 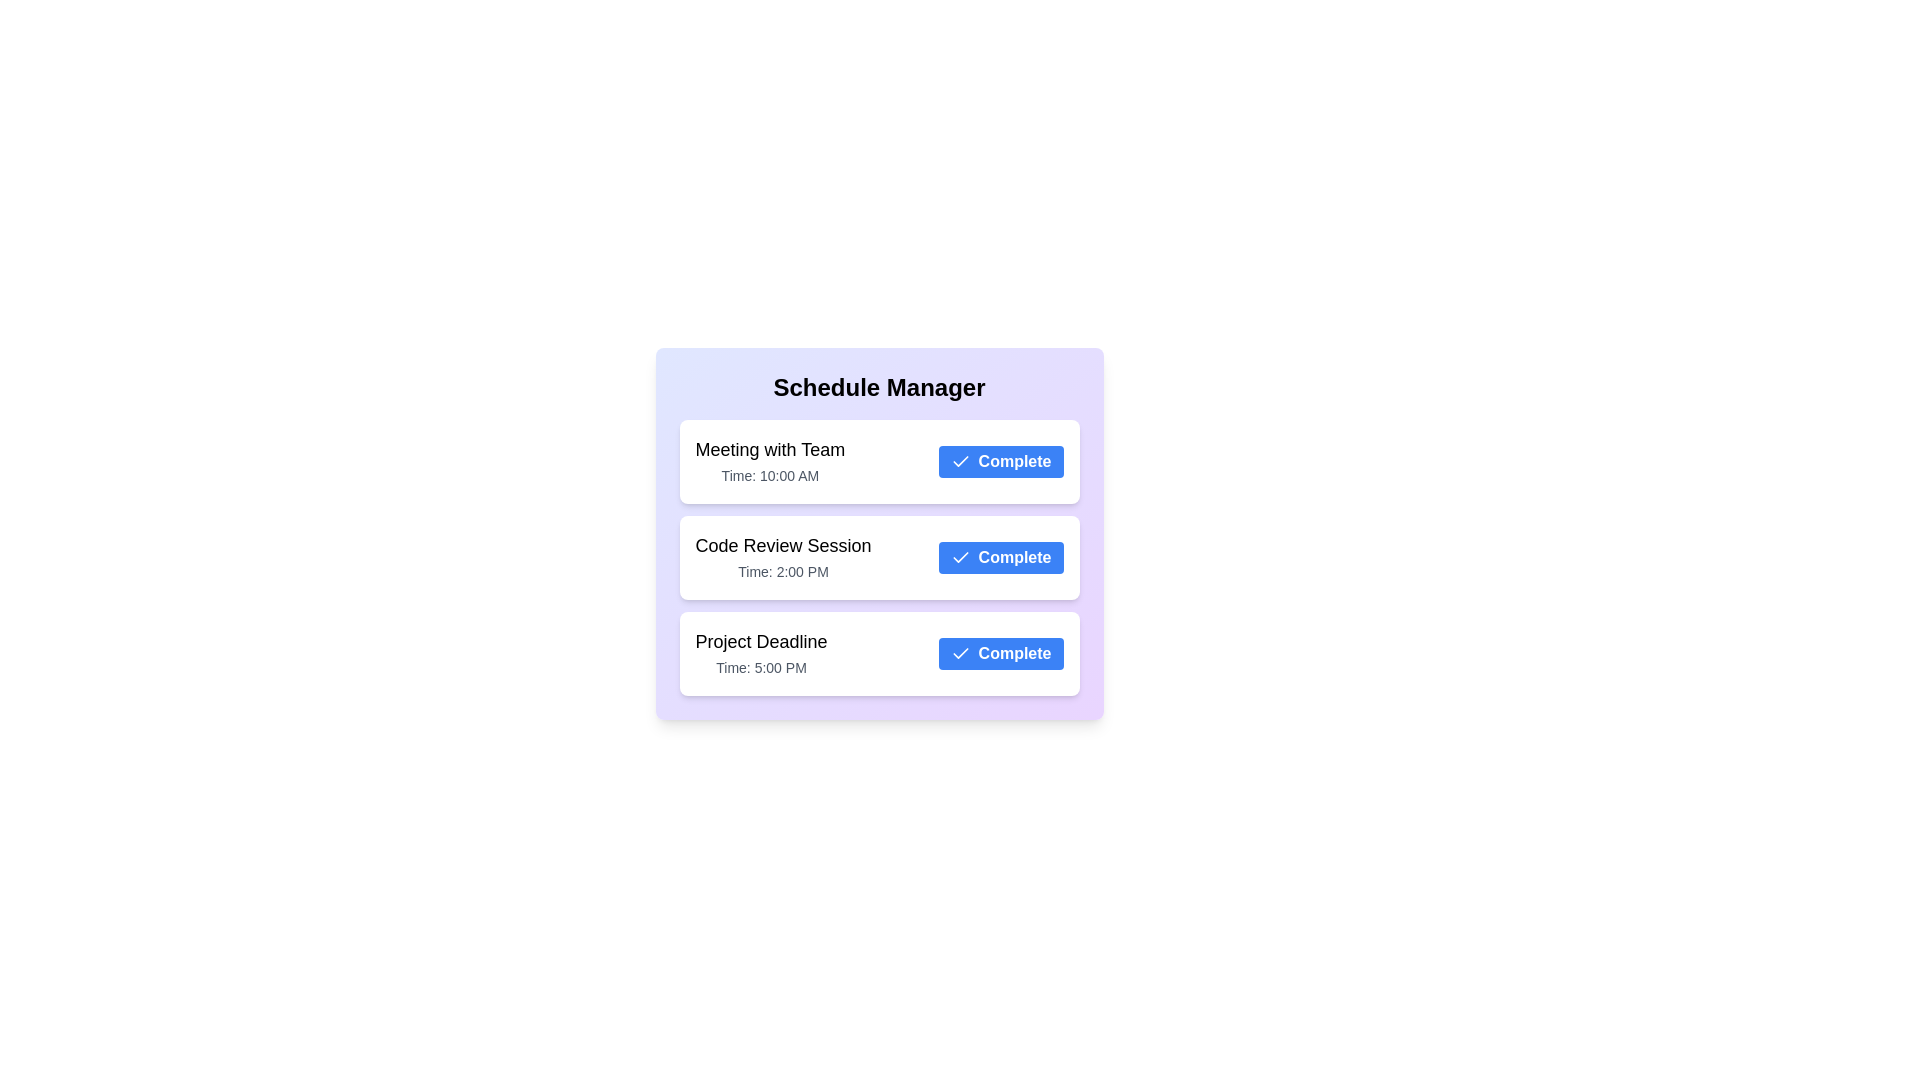 I want to click on the task item Project Deadline in the ScheduleManager component, so click(x=879, y=654).